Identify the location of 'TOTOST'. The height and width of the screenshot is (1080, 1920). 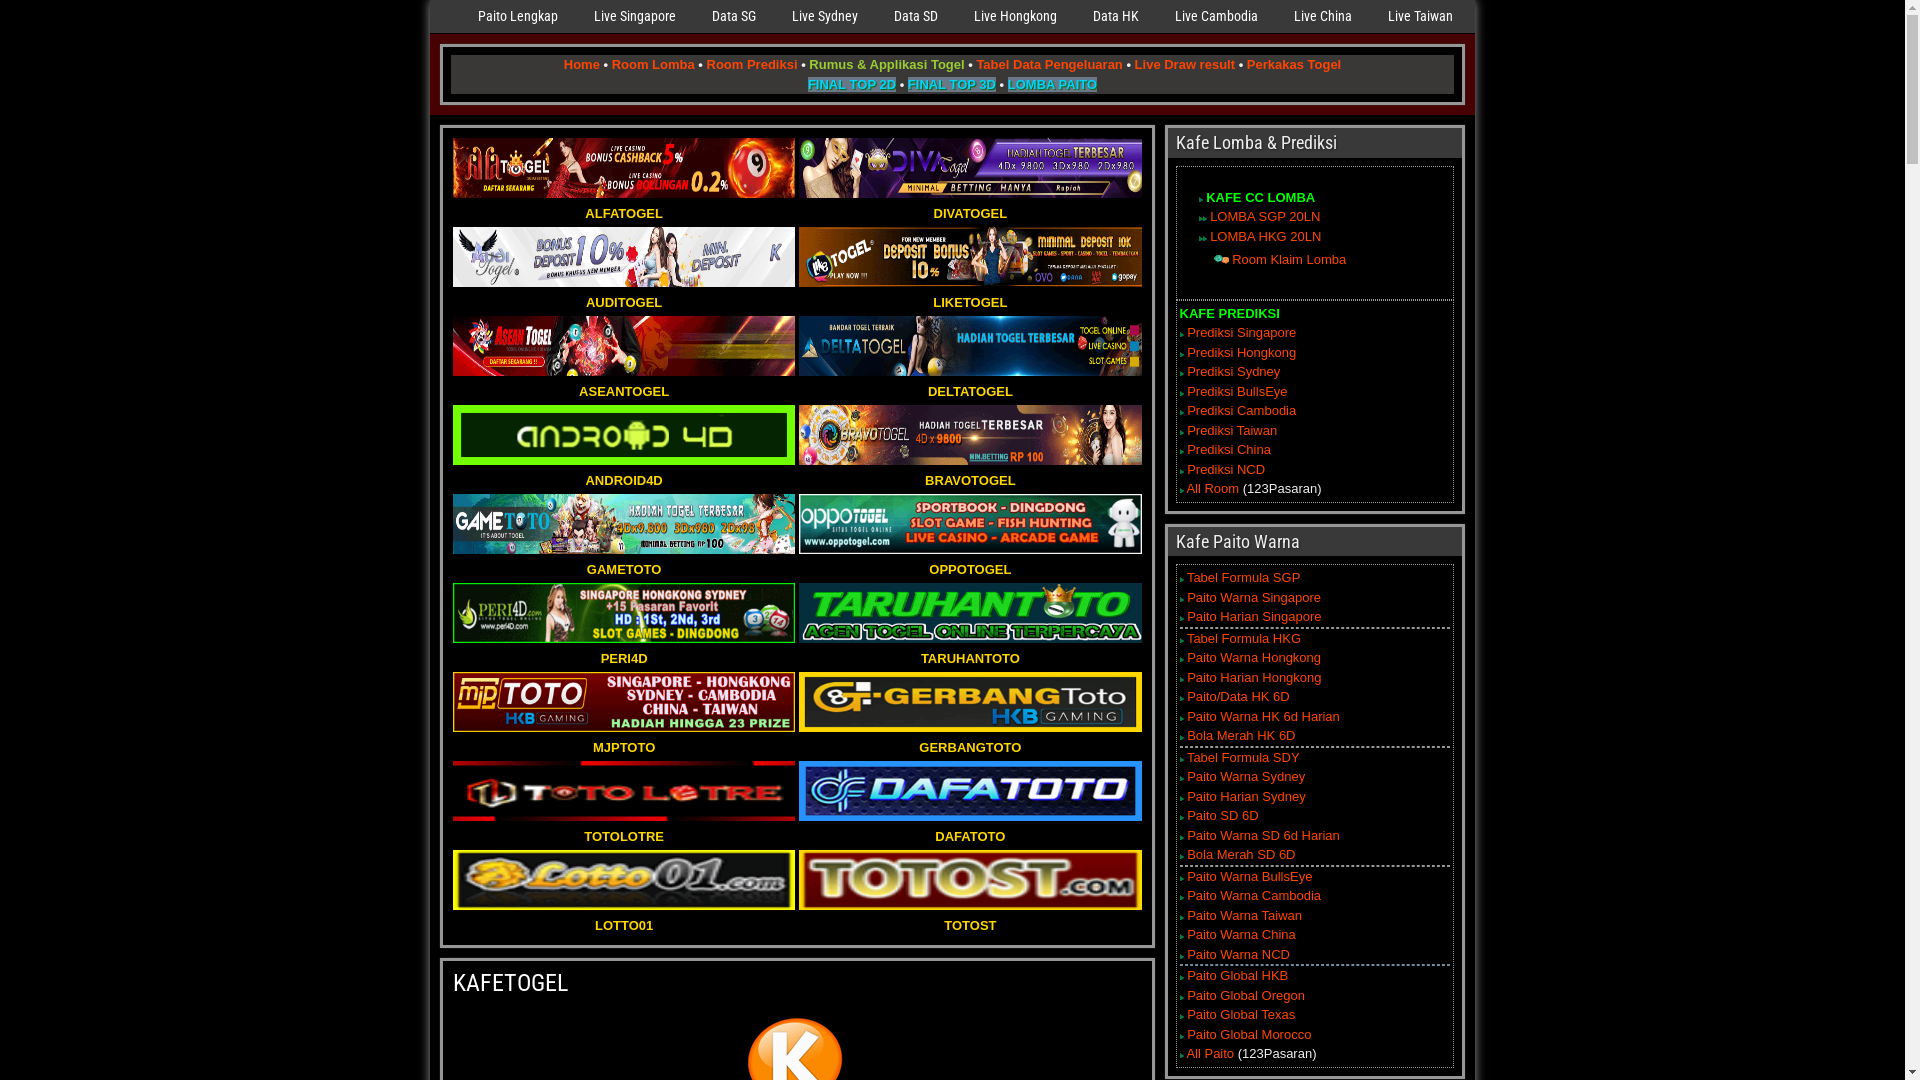
(969, 915).